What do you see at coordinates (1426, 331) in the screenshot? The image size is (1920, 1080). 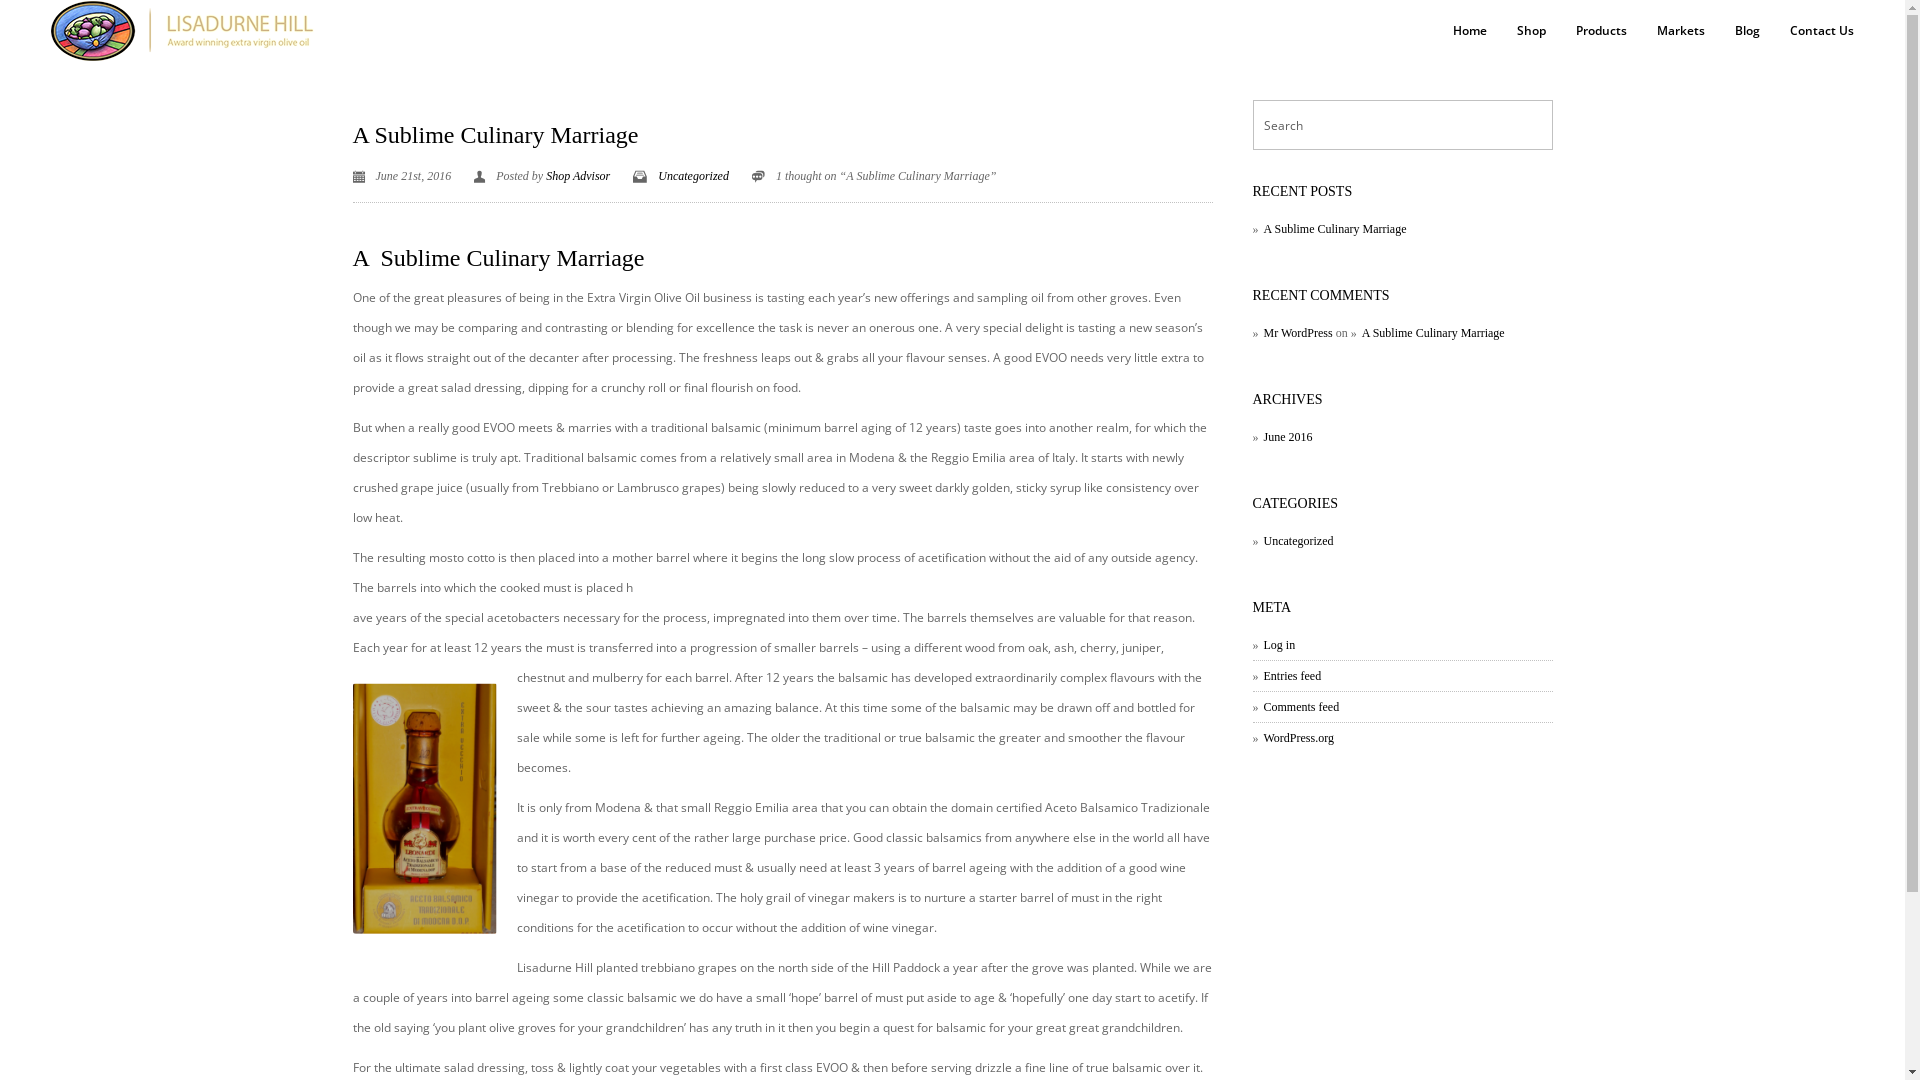 I see `'A Sublime Culinary Marriage'` at bounding box center [1426, 331].